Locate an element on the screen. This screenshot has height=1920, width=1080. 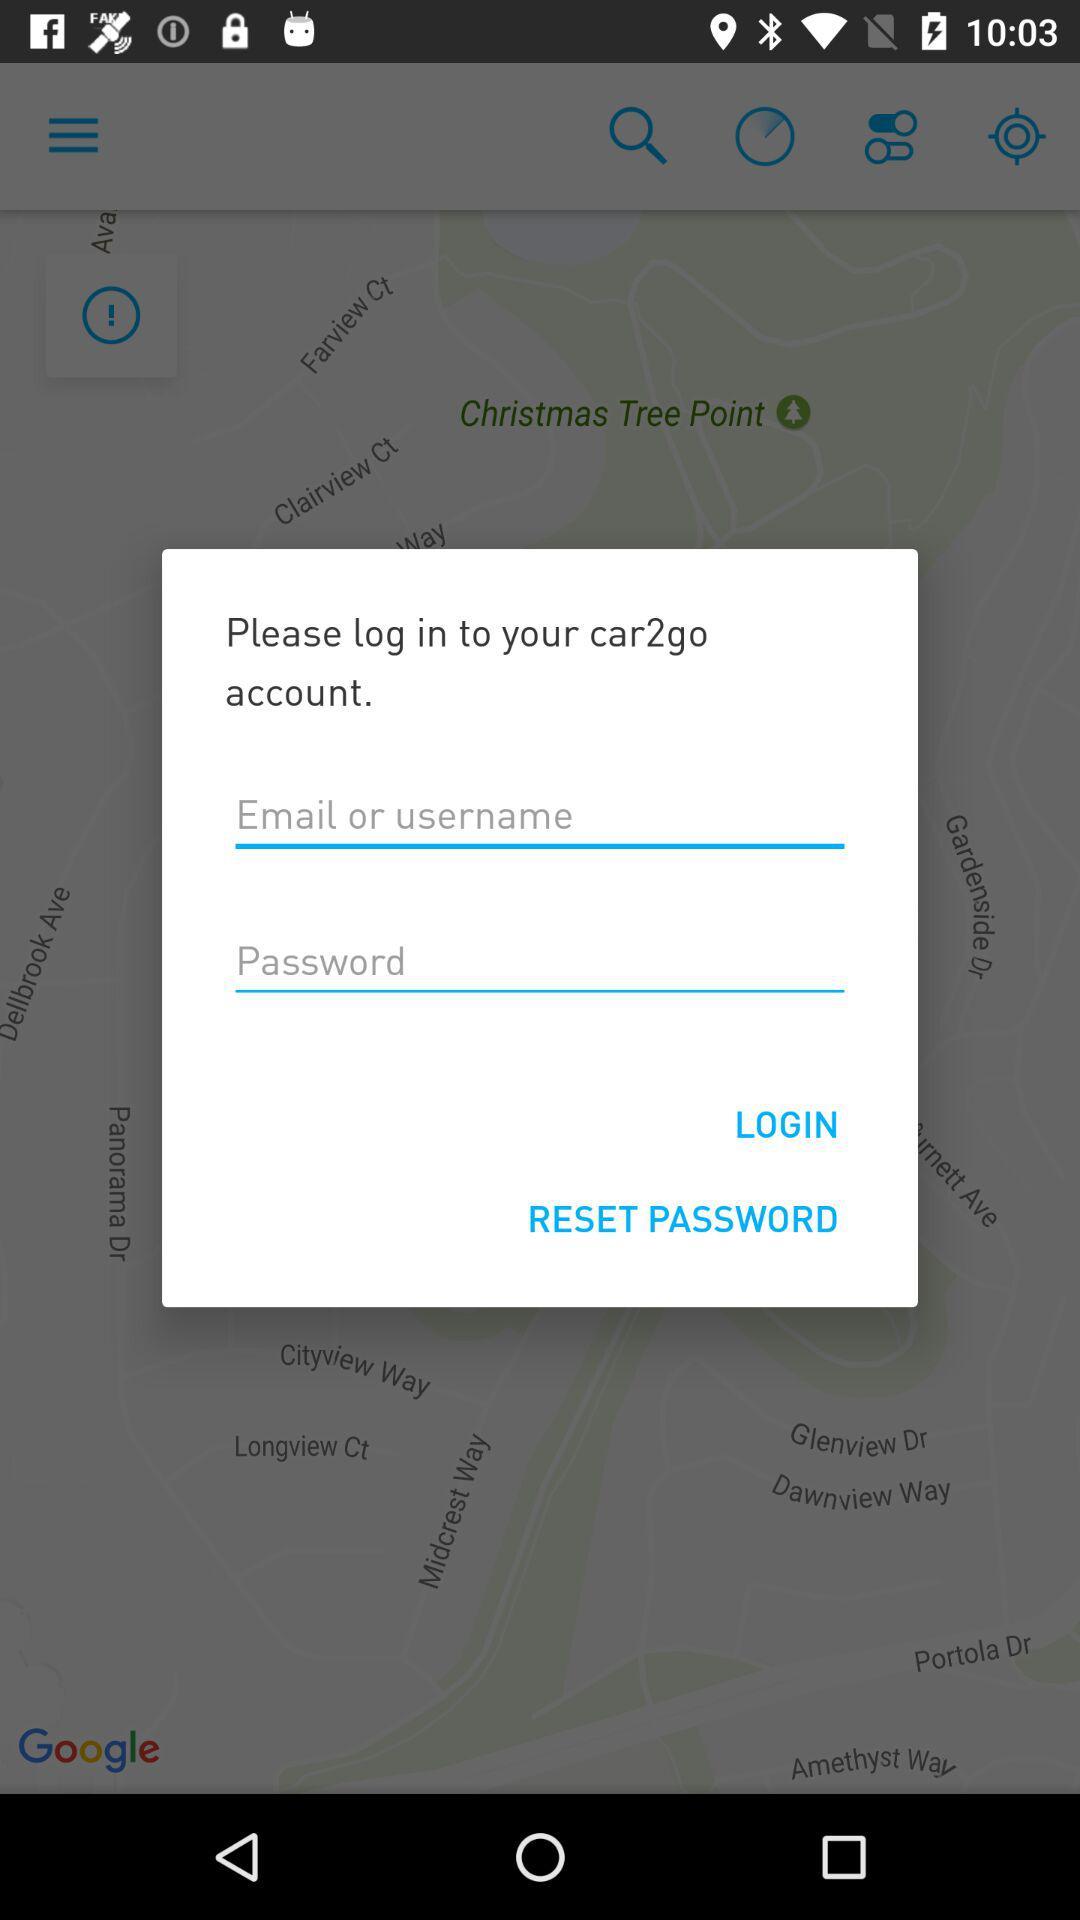
password is located at coordinates (540, 961).